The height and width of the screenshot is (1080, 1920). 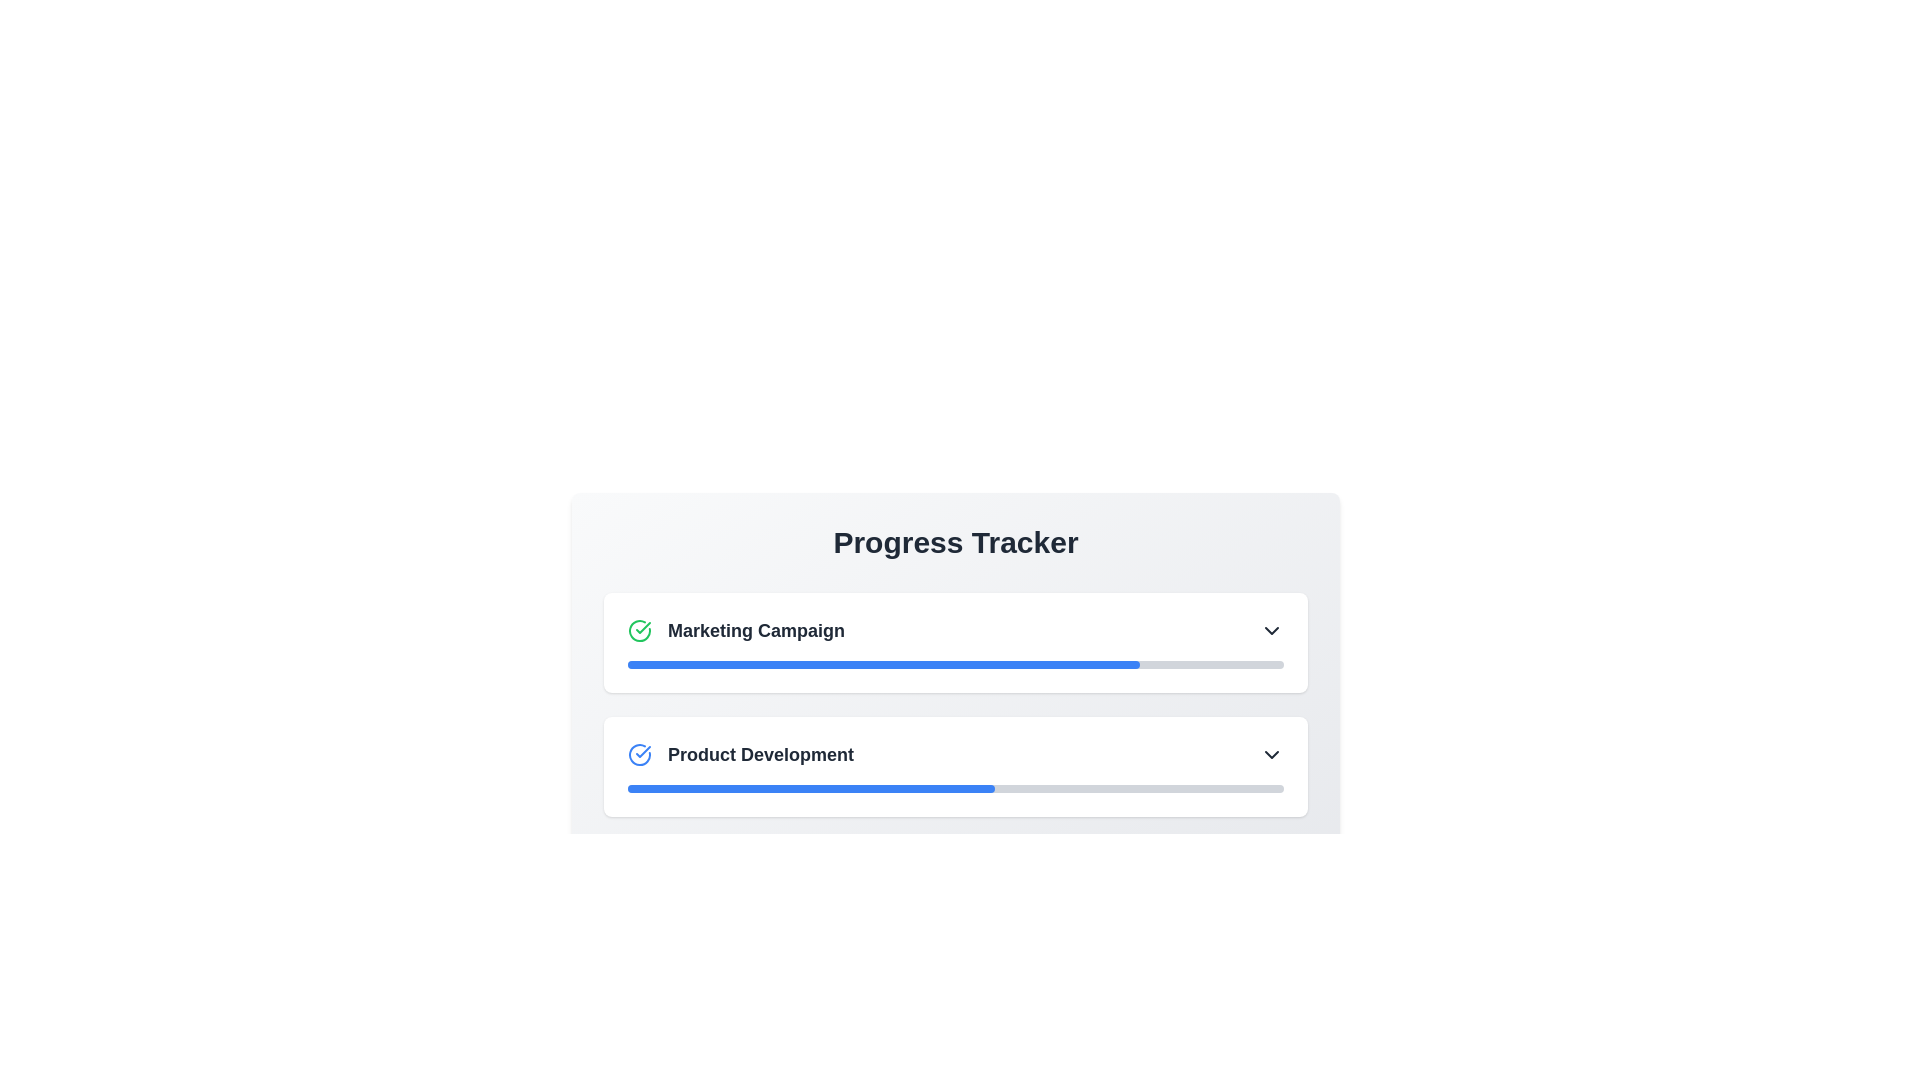 I want to click on the selectable list item representing 'Product Development' in the progress tracker, so click(x=954, y=755).